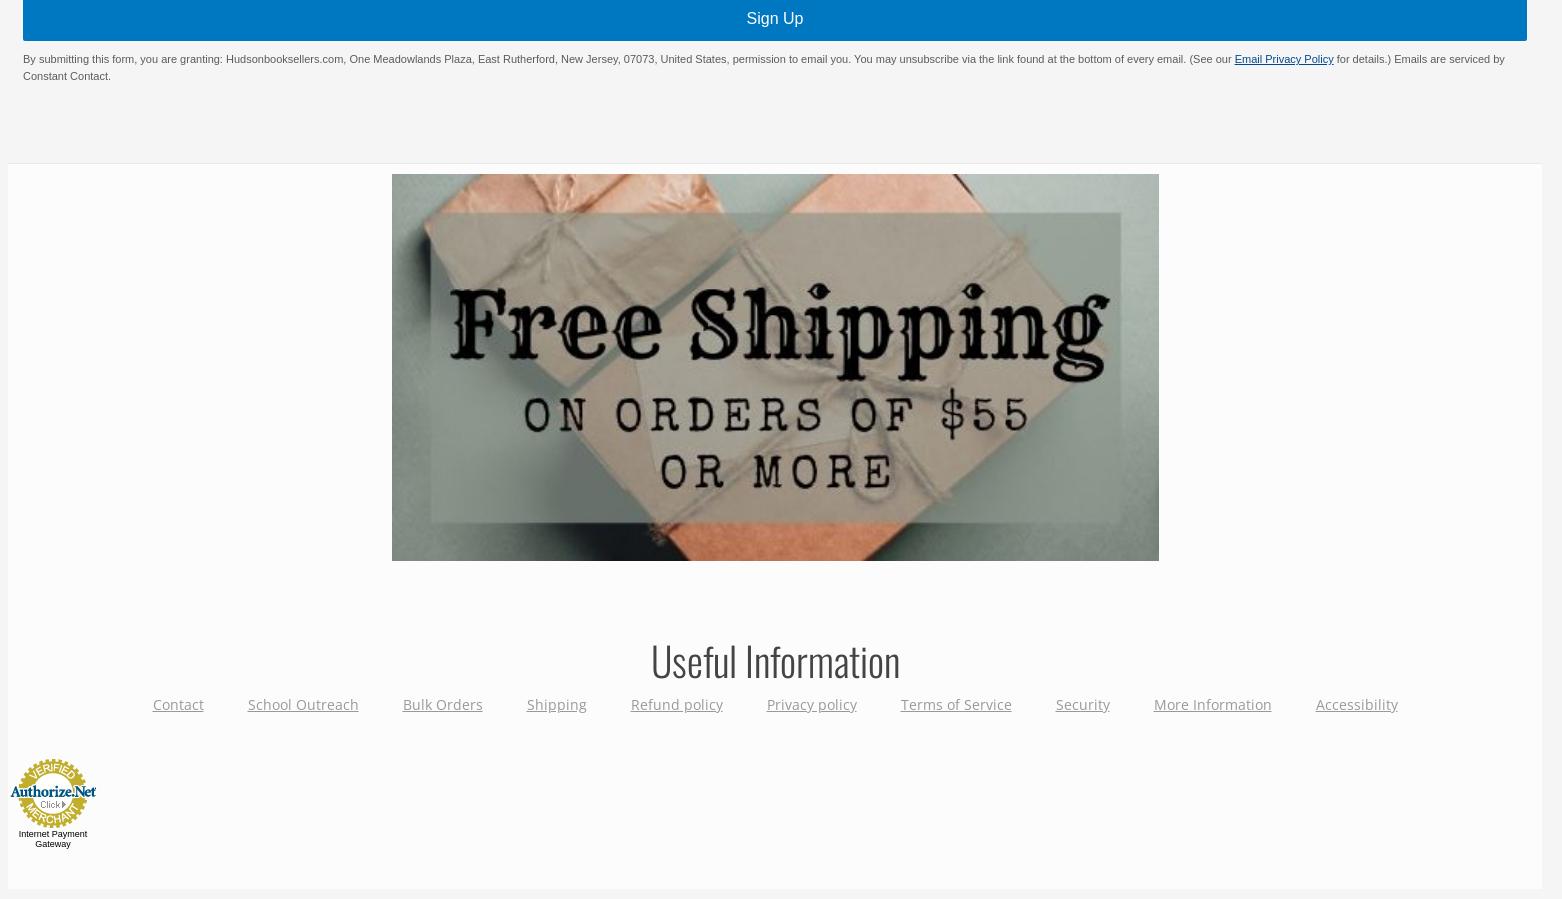 Image resolution: width=1562 pixels, height=899 pixels. What do you see at coordinates (302, 702) in the screenshot?
I see `'School Outreach'` at bounding box center [302, 702].